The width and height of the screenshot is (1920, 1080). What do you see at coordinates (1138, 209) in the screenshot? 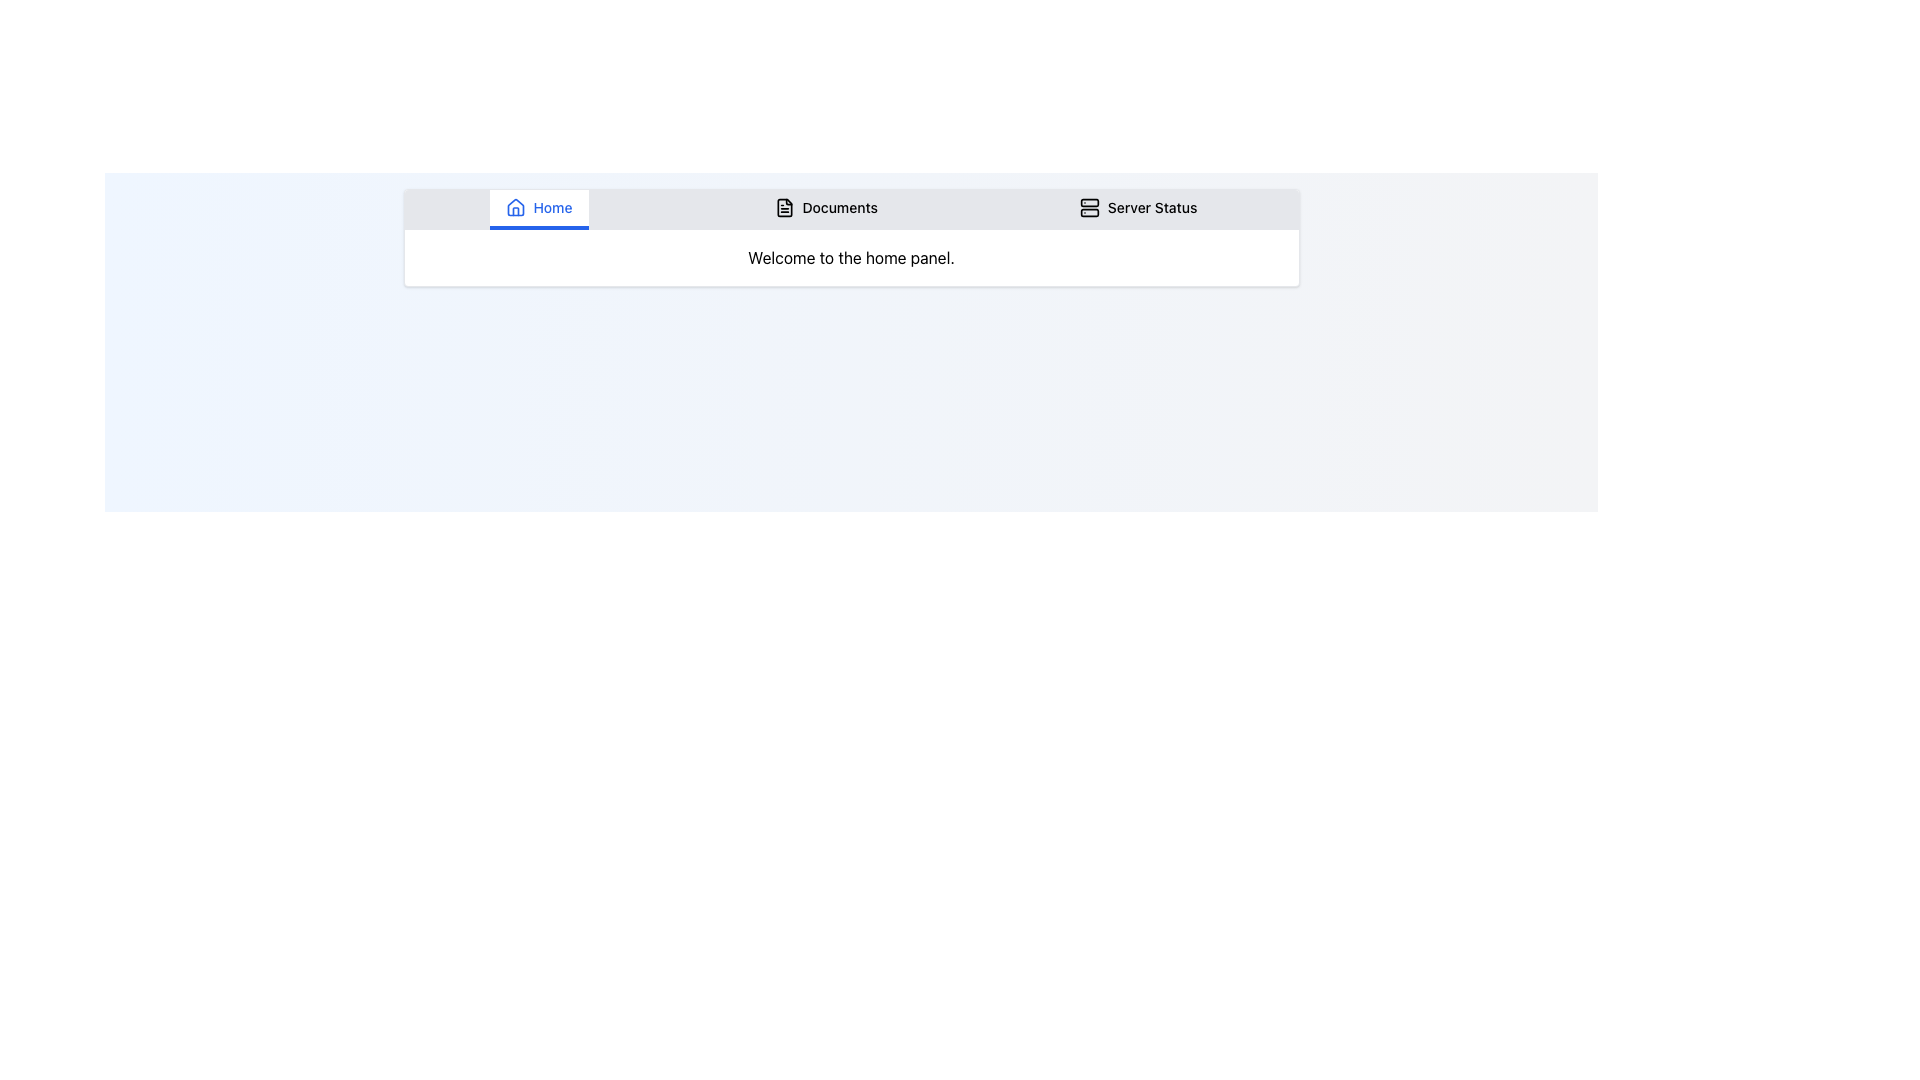
I see `the 'Server Status' button in the navigation bar` at bounding box center [1138, 209].